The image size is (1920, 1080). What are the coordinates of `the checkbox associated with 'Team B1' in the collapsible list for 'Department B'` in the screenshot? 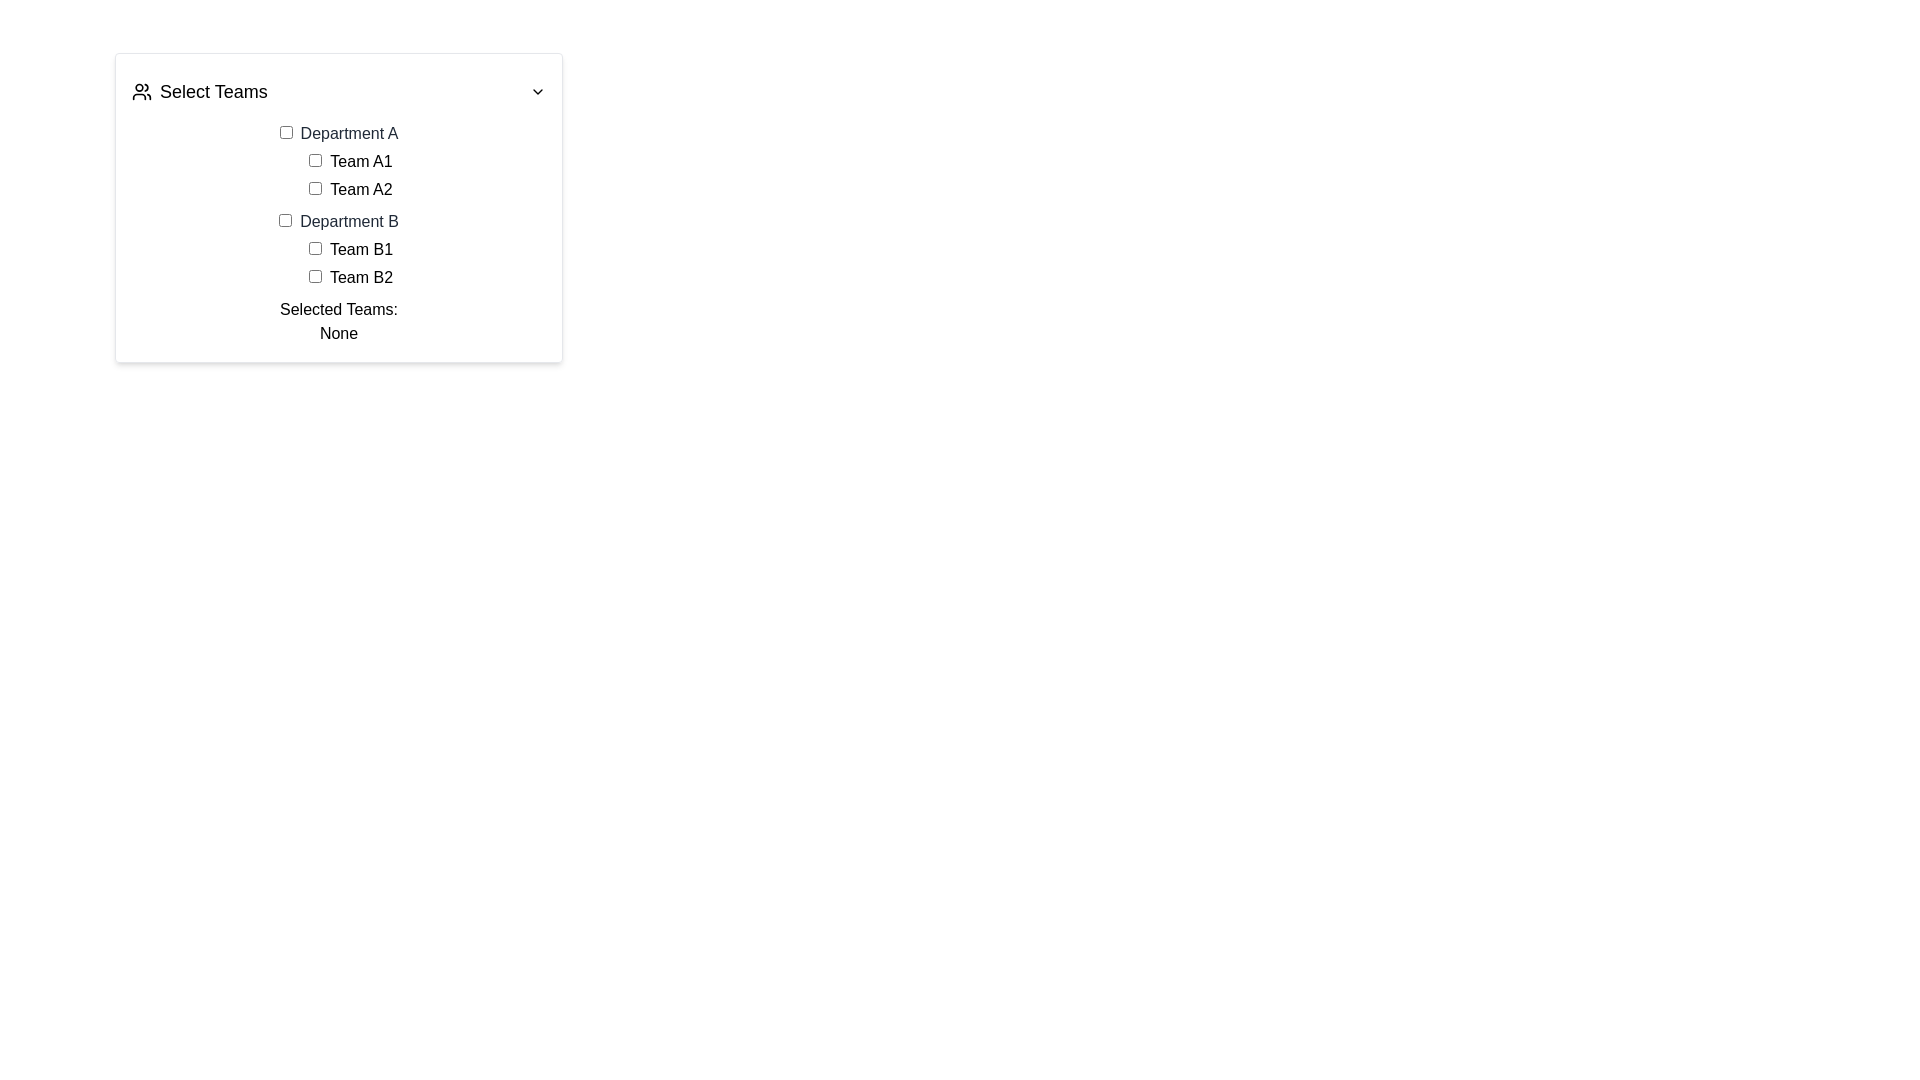 It's located at (339, 249).